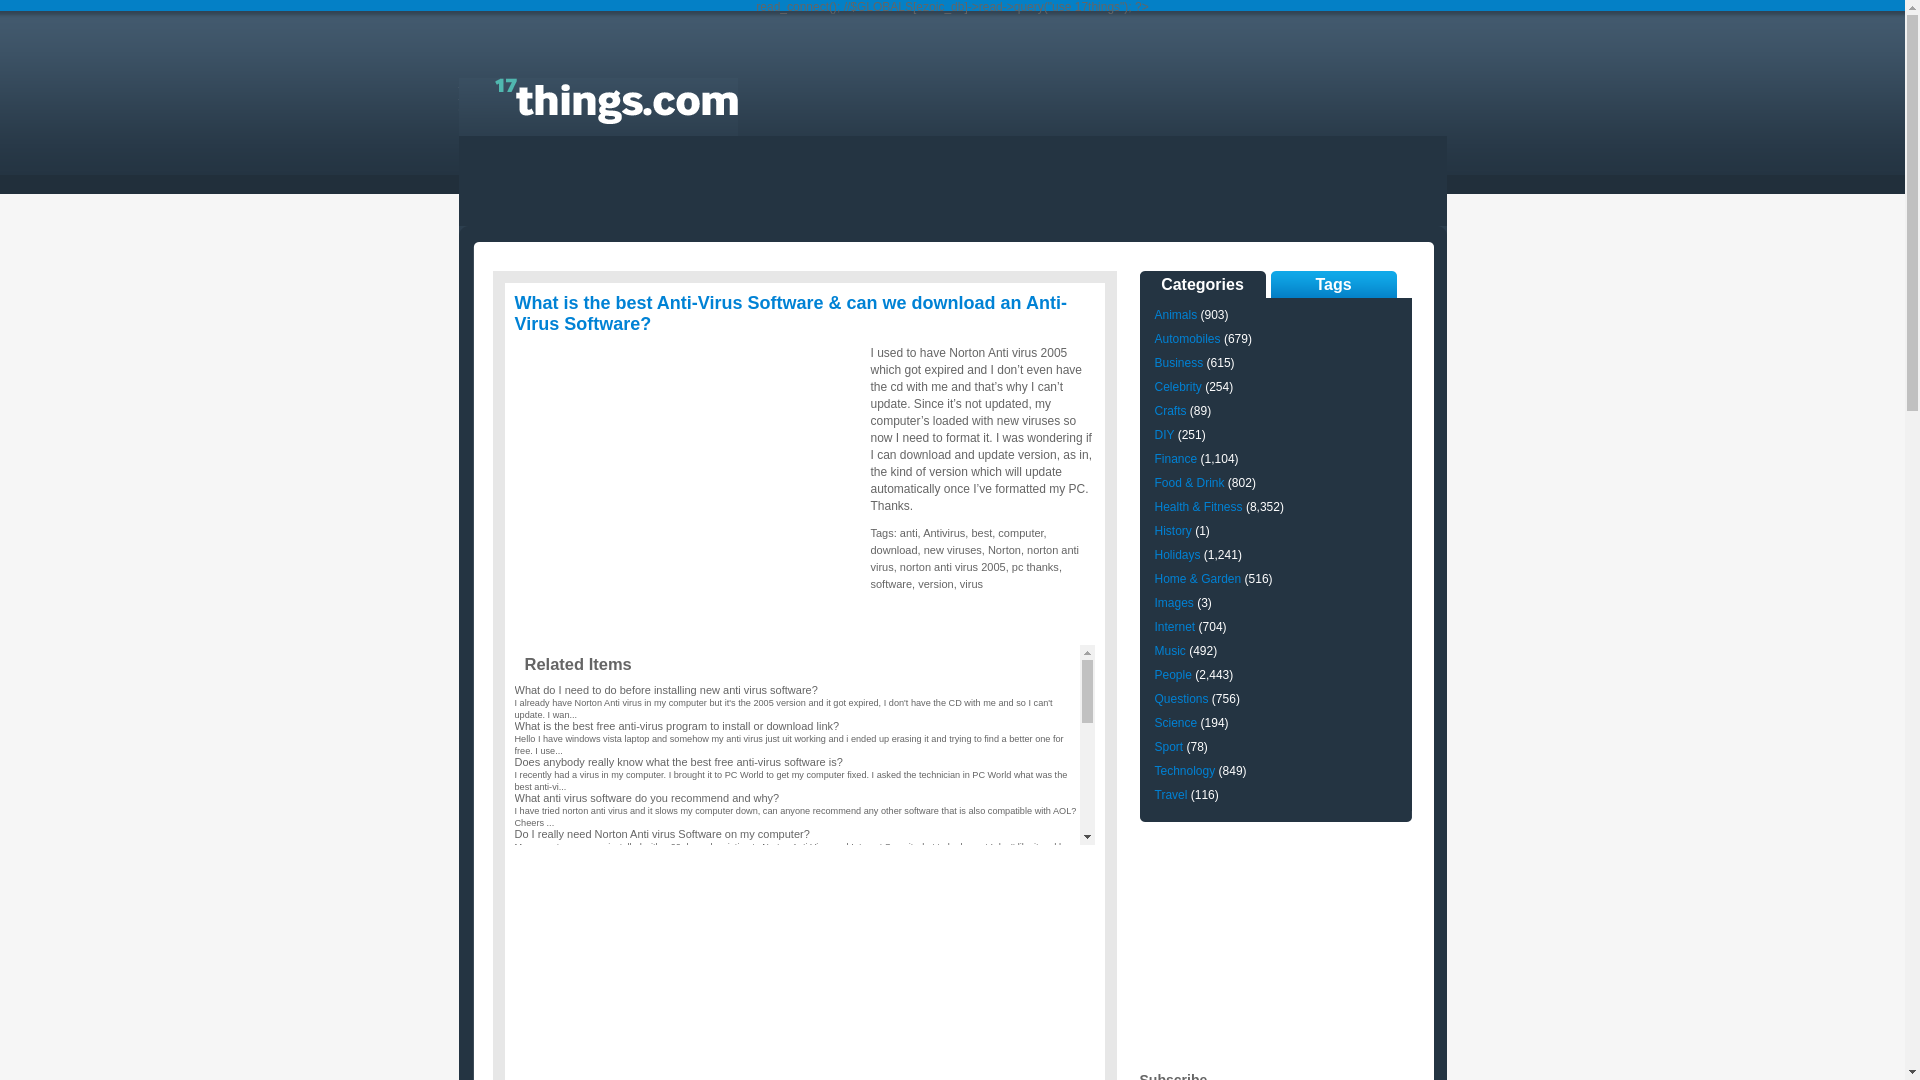  I want to click on 'virus', so click(971, 583).